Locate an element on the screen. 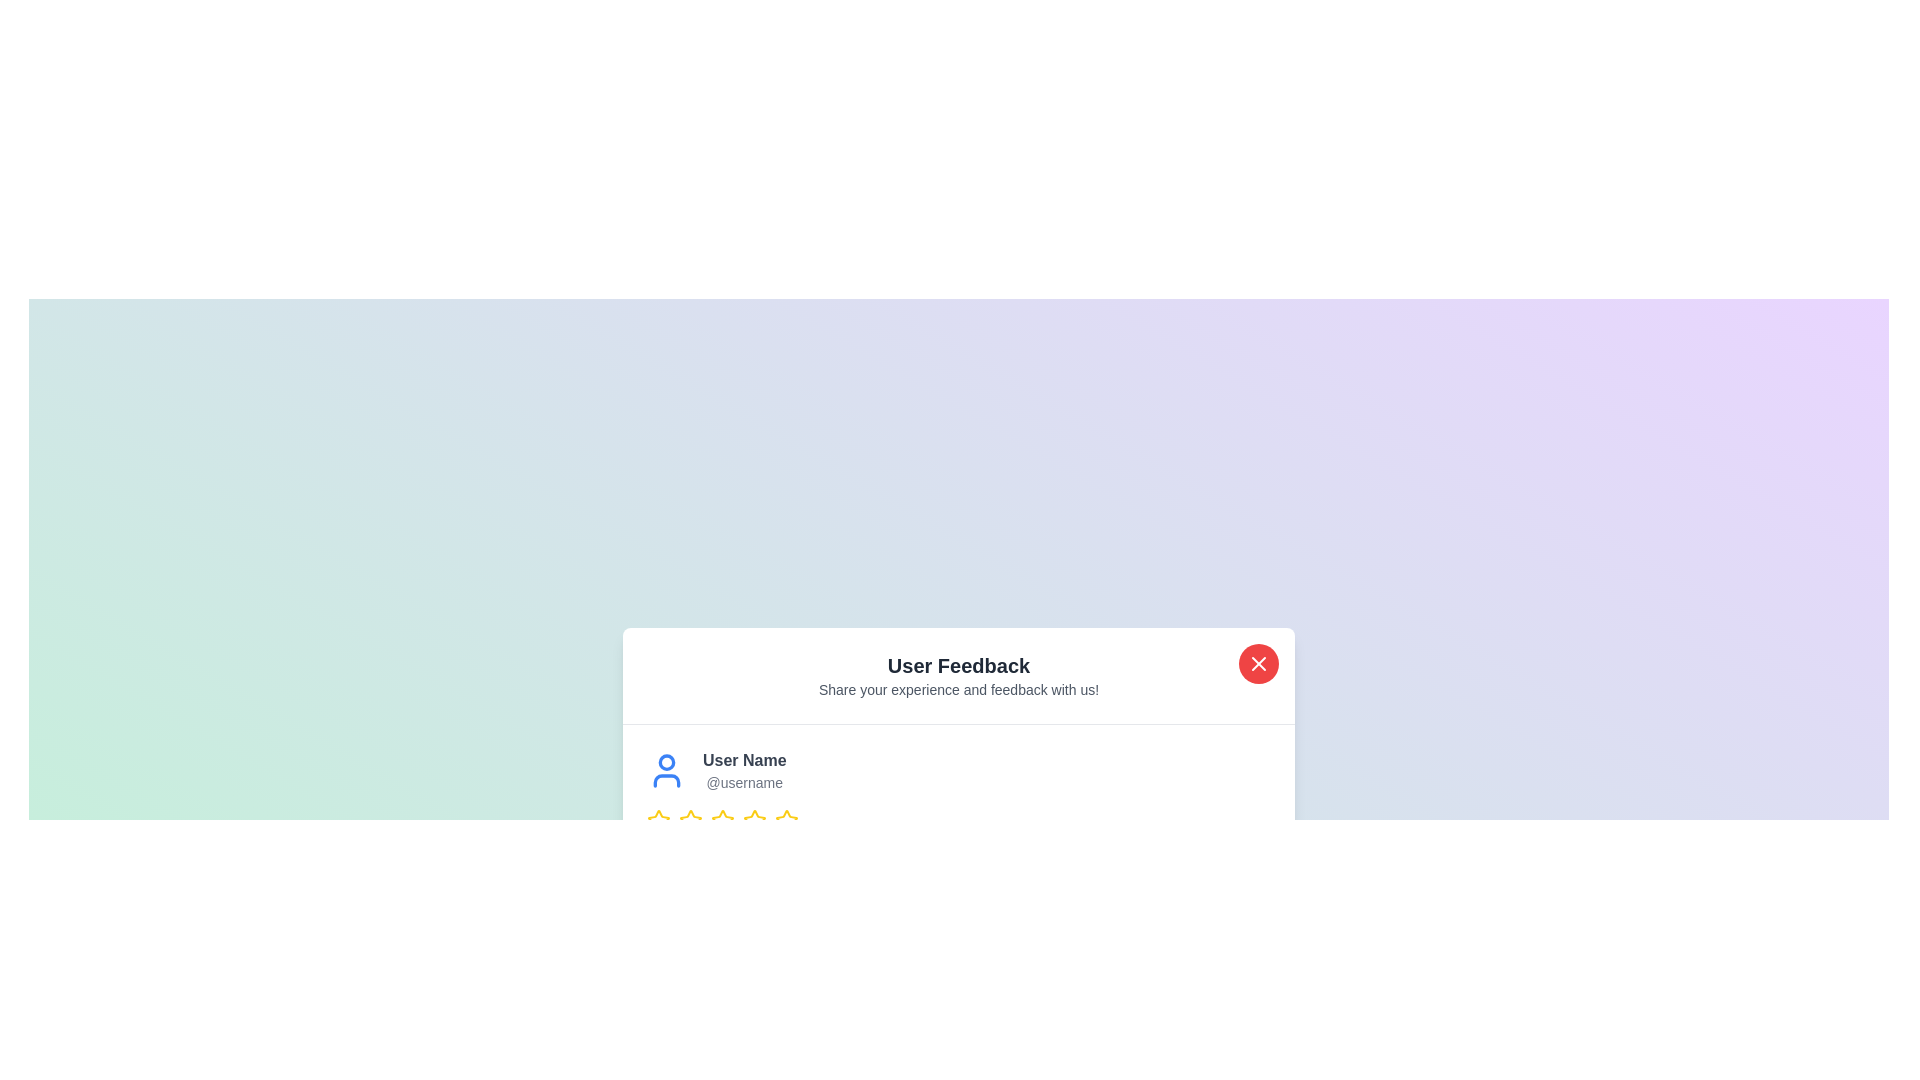 The image size is (1920, 1080). the first star icon in the rating system to indicate potential selection is located at coordinates (691, 820).